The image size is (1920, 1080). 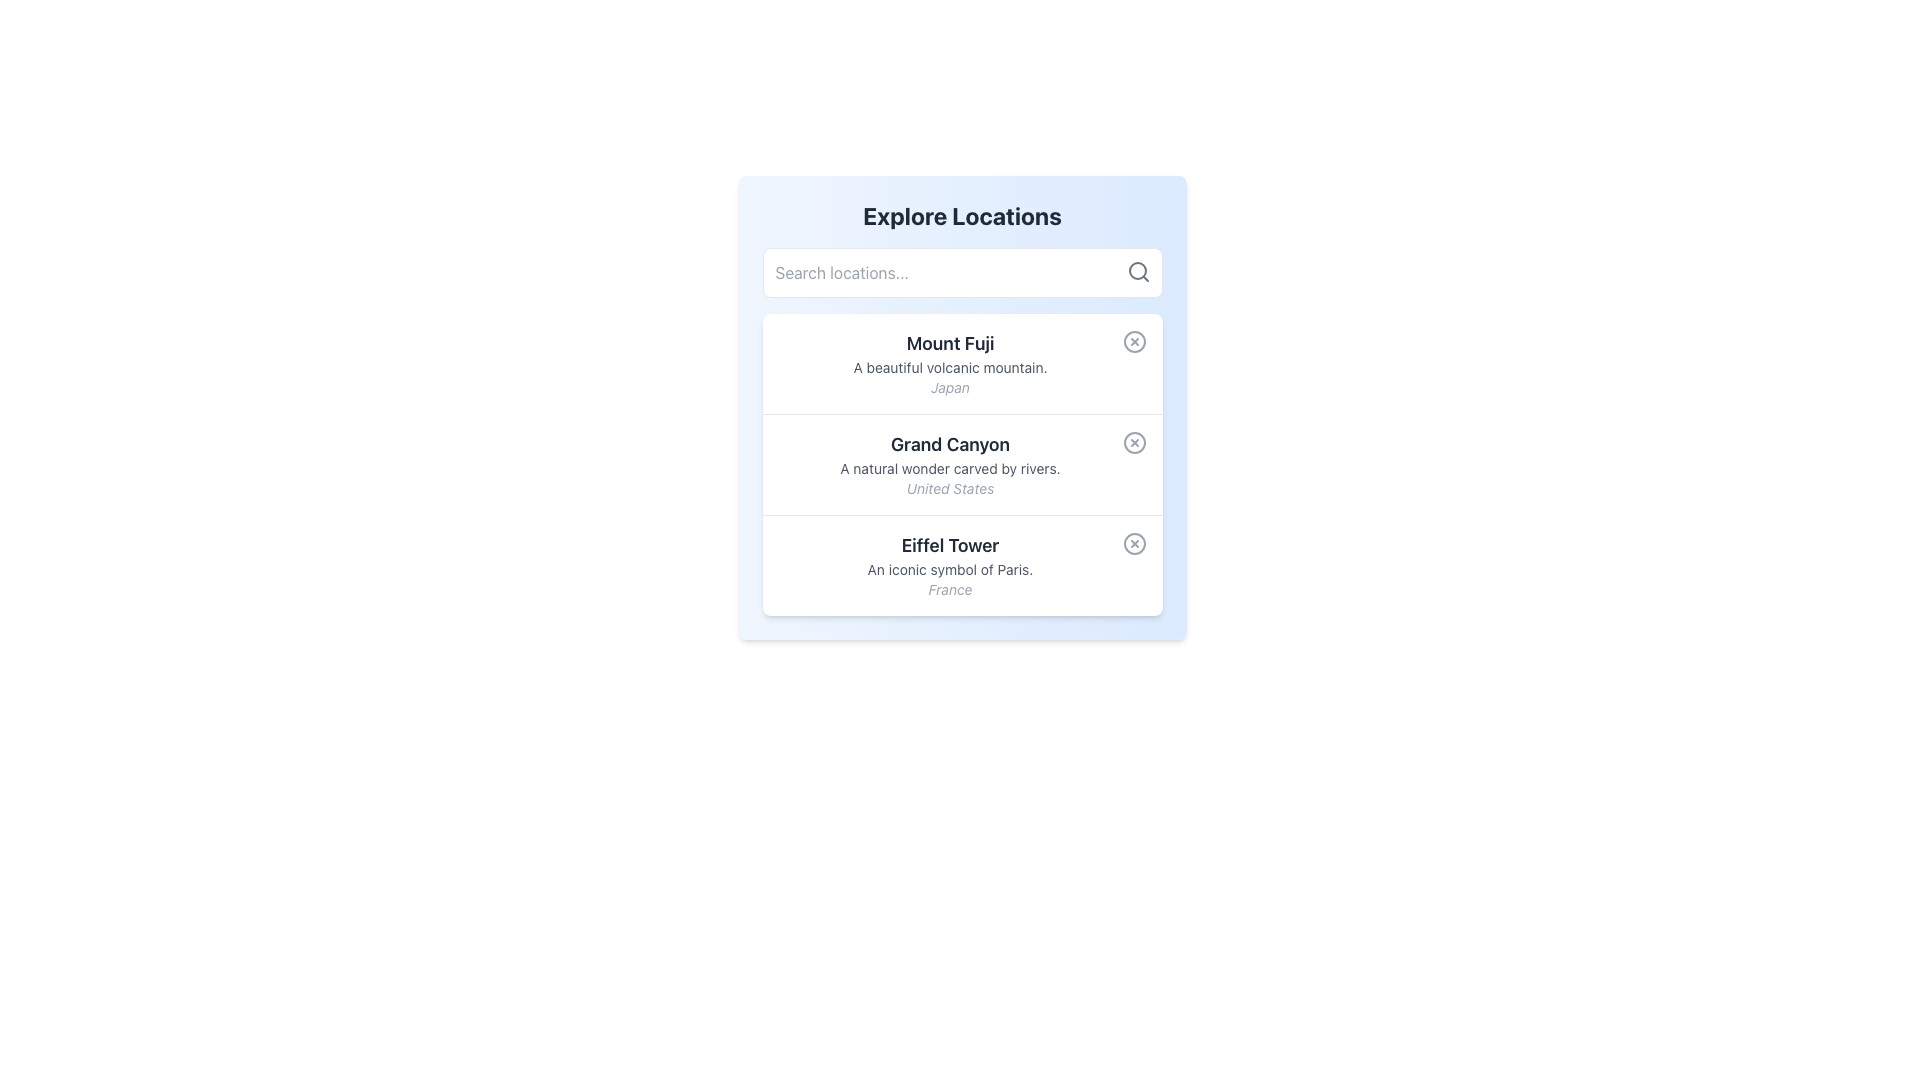 I want to click on the Informational Card, so click(x=962, y=407).